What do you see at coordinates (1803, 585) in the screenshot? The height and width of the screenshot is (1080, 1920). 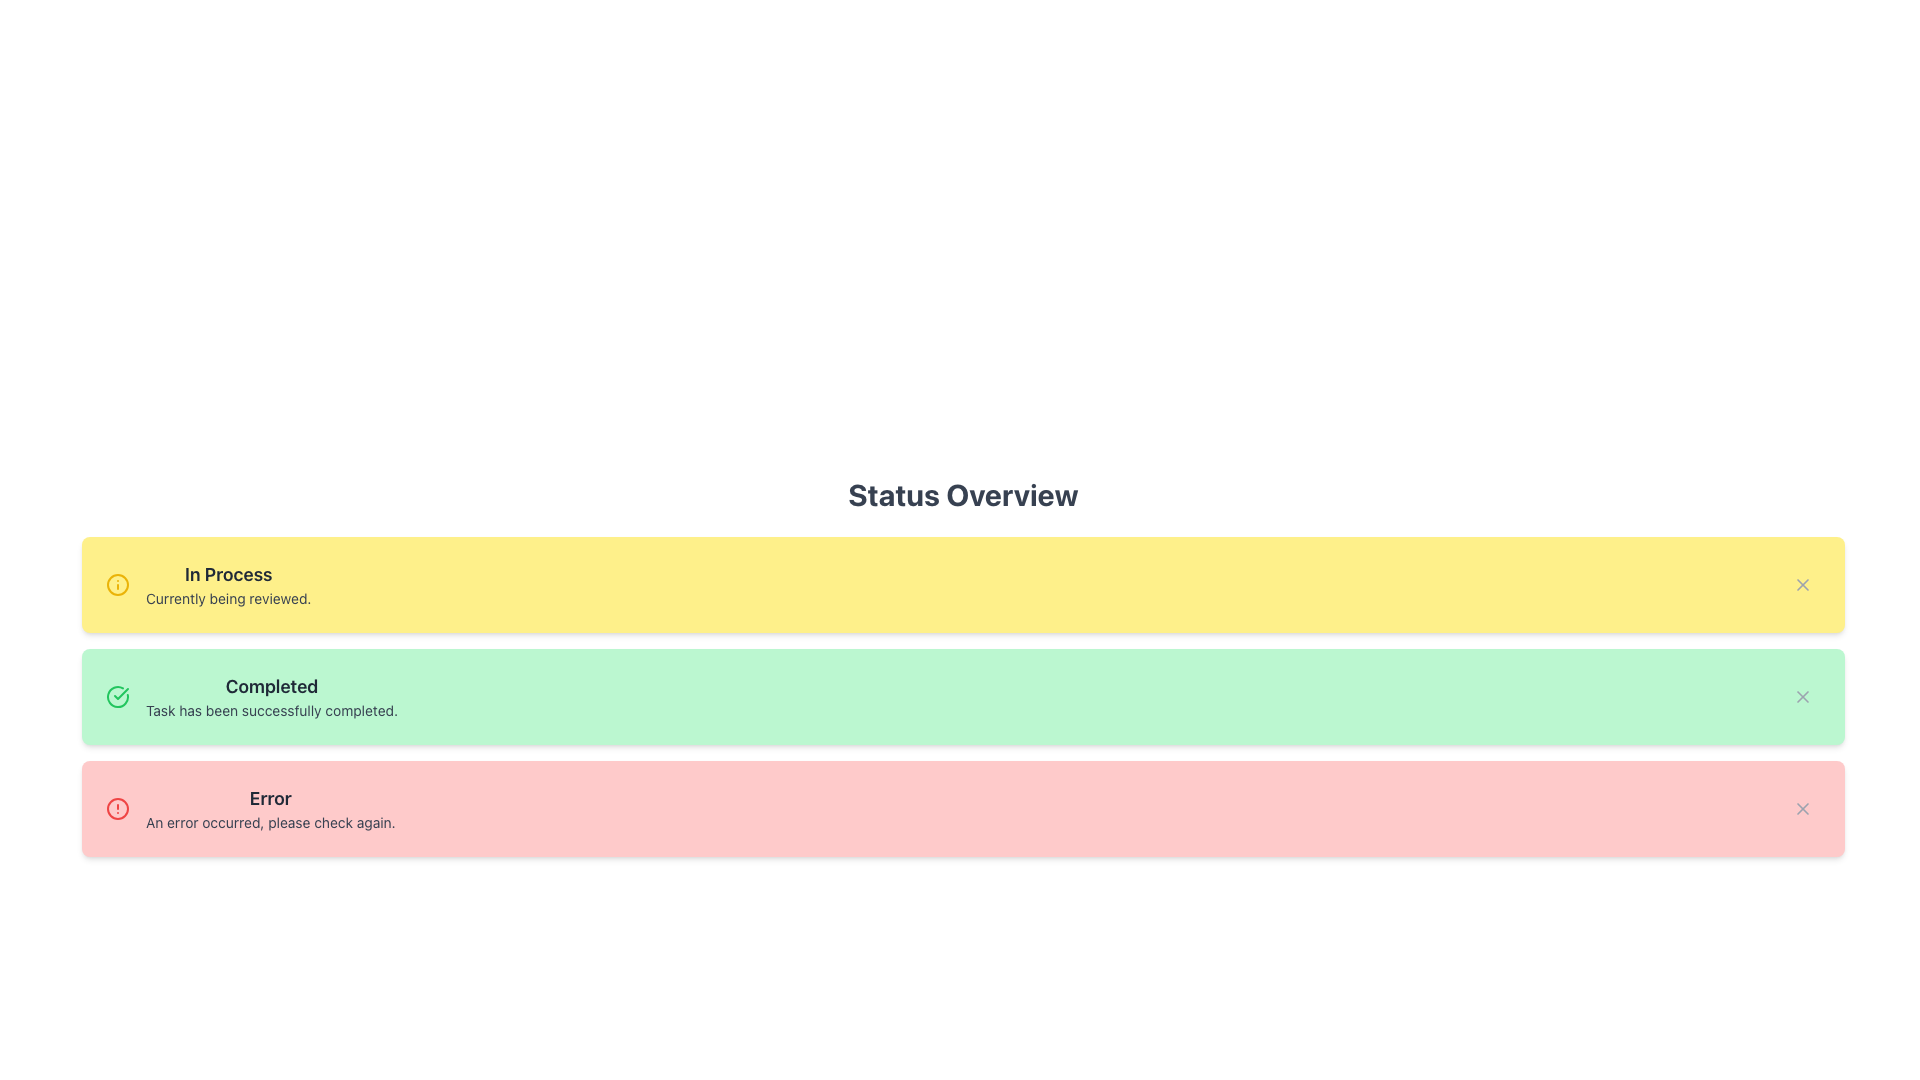 I see `the 'X' icon button in the top-right corner of the yellow status block labeled 'In Process'` at bounding box center [1803, 585].